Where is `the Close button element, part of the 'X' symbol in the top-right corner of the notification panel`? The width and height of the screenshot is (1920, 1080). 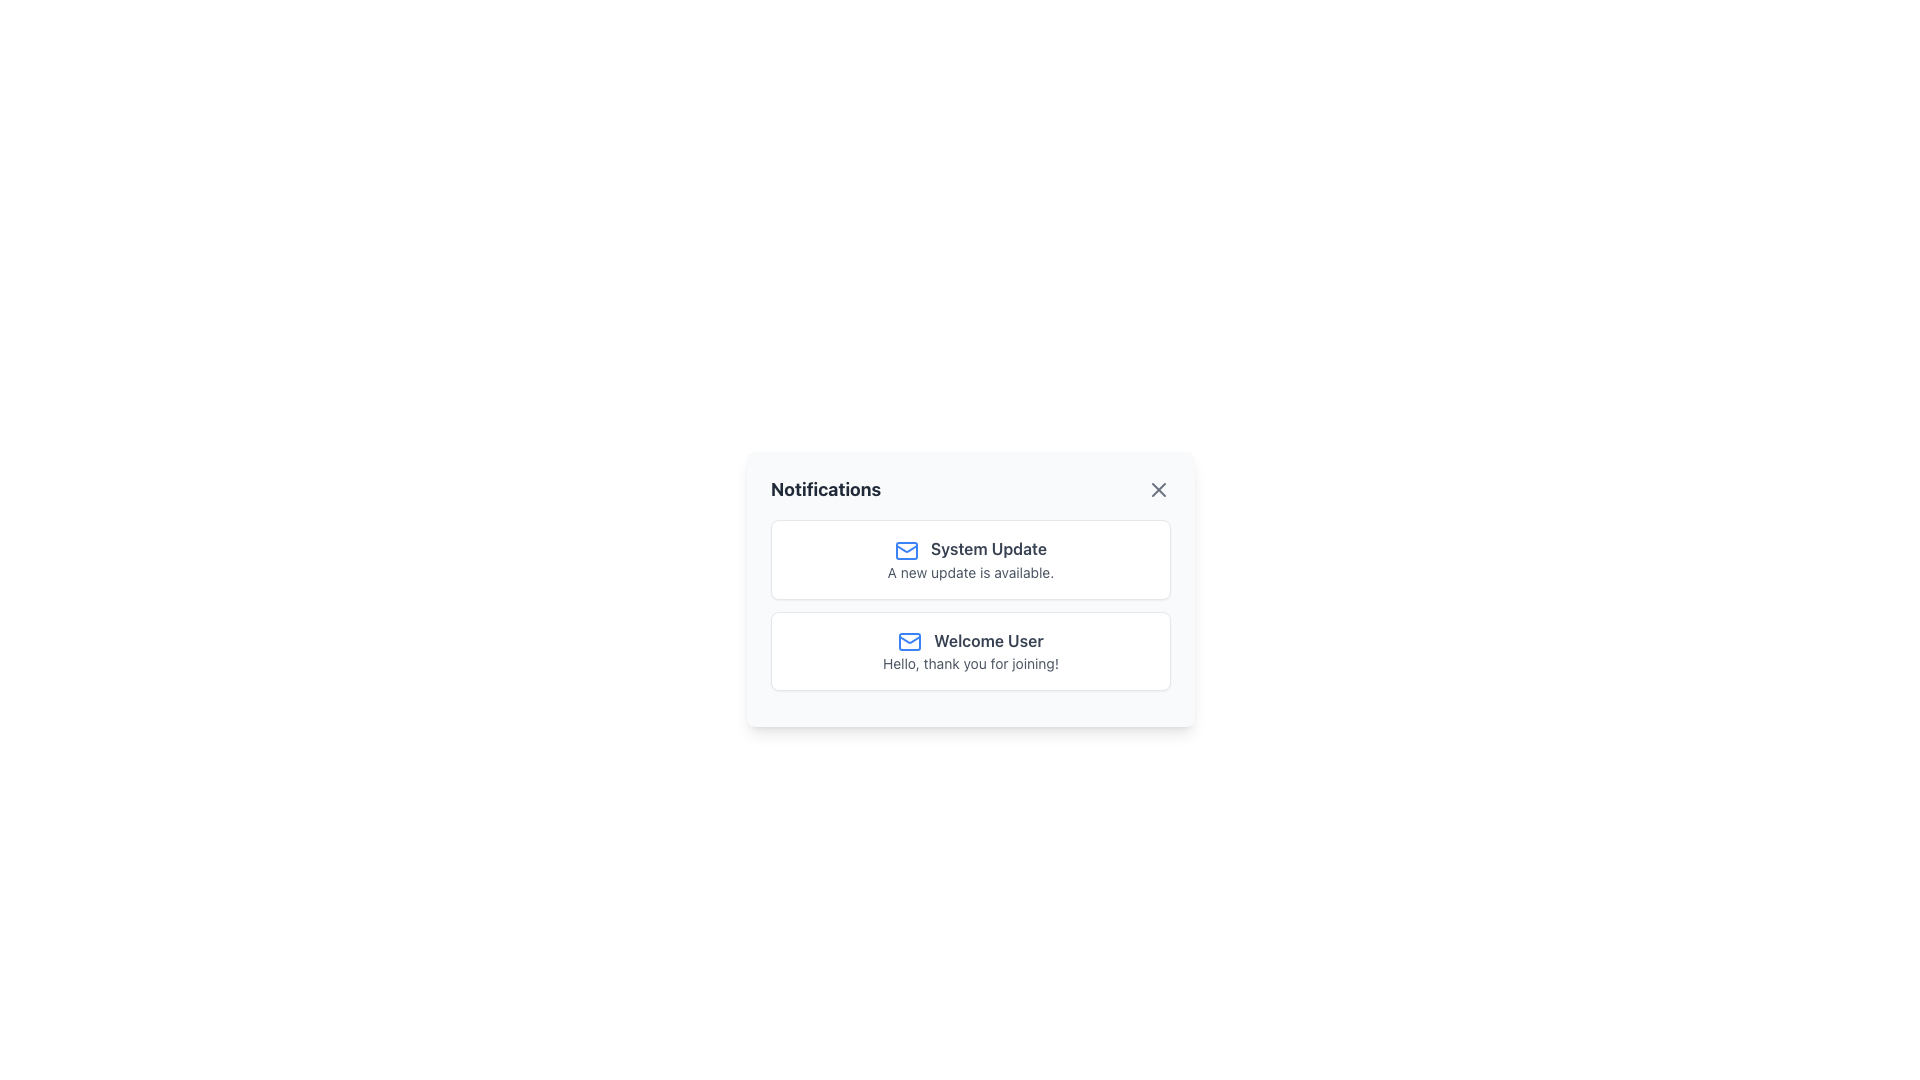
the Close button element, part of the 'X' symbol in the top-right corner of the notification panel is located at coordinates (1158, 489).